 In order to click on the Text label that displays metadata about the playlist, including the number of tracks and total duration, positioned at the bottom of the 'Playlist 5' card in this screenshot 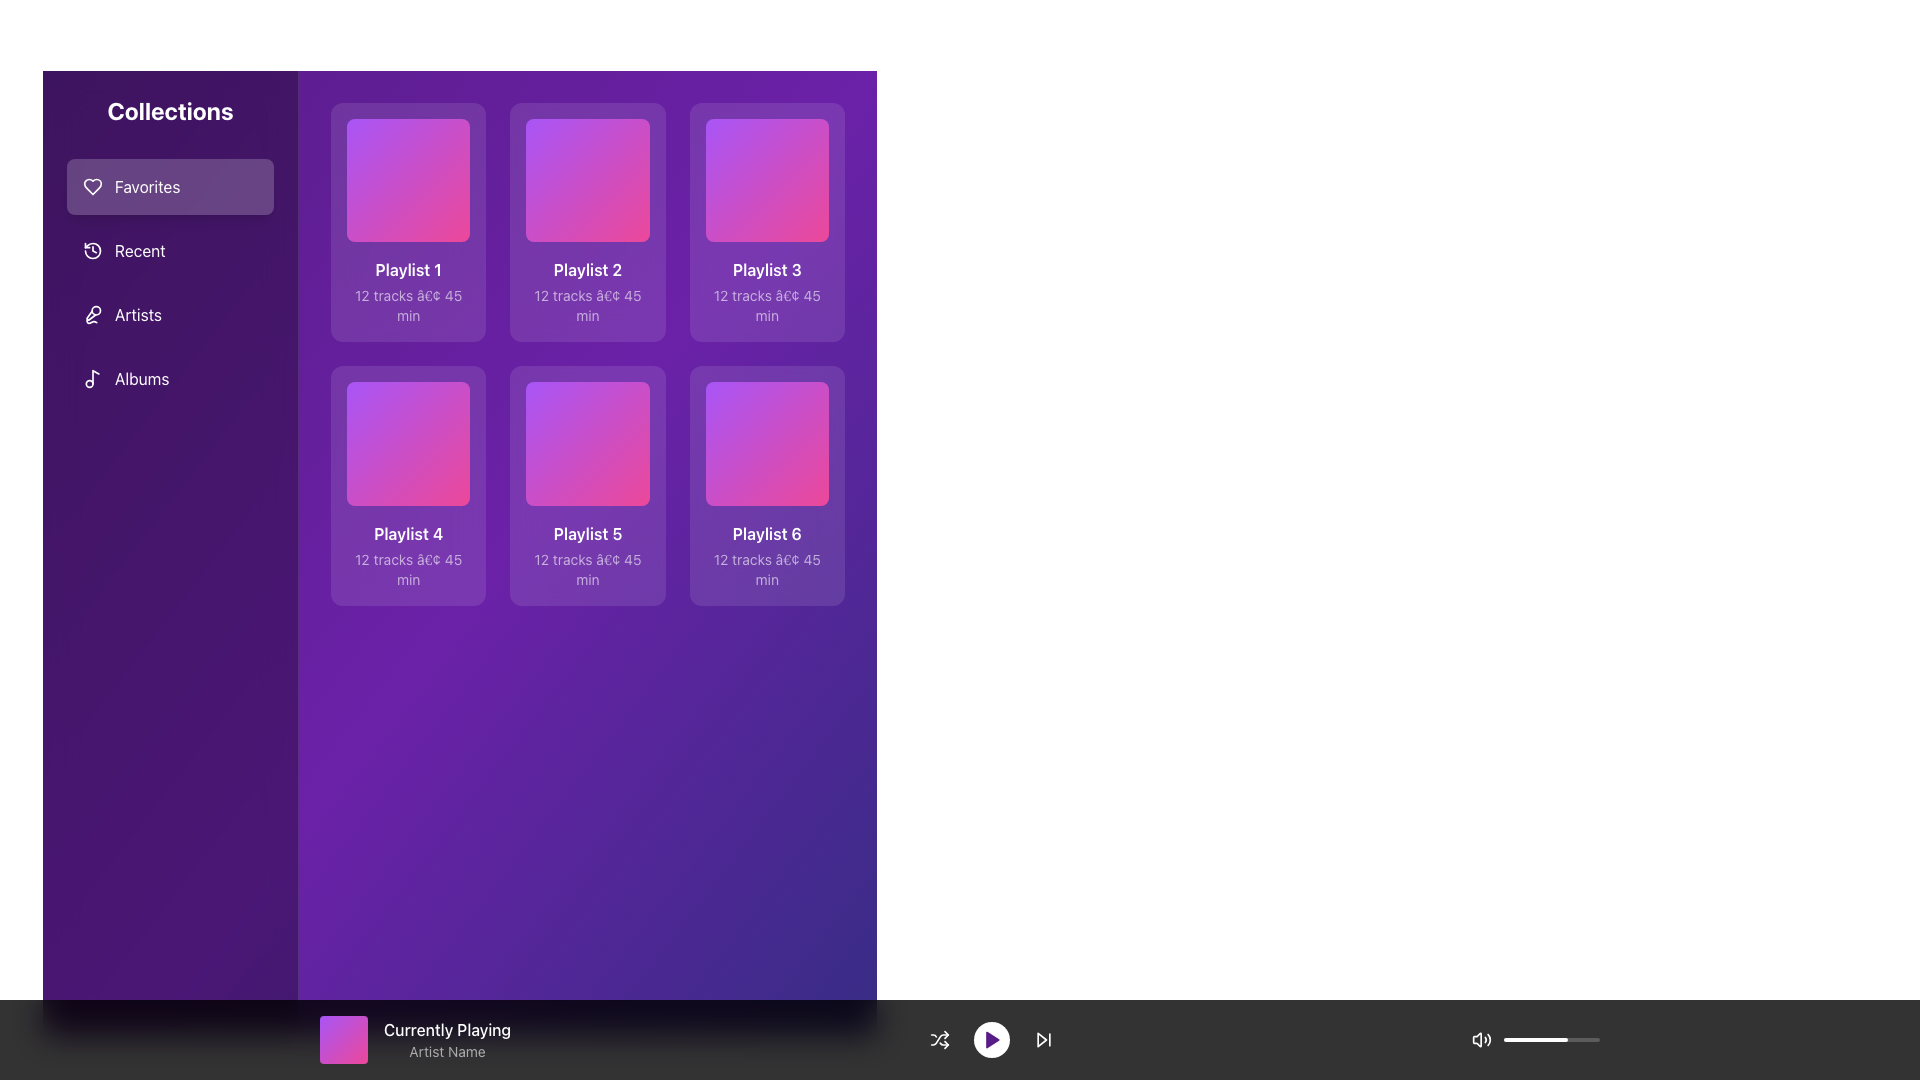, I will do `click(586, 569)`.